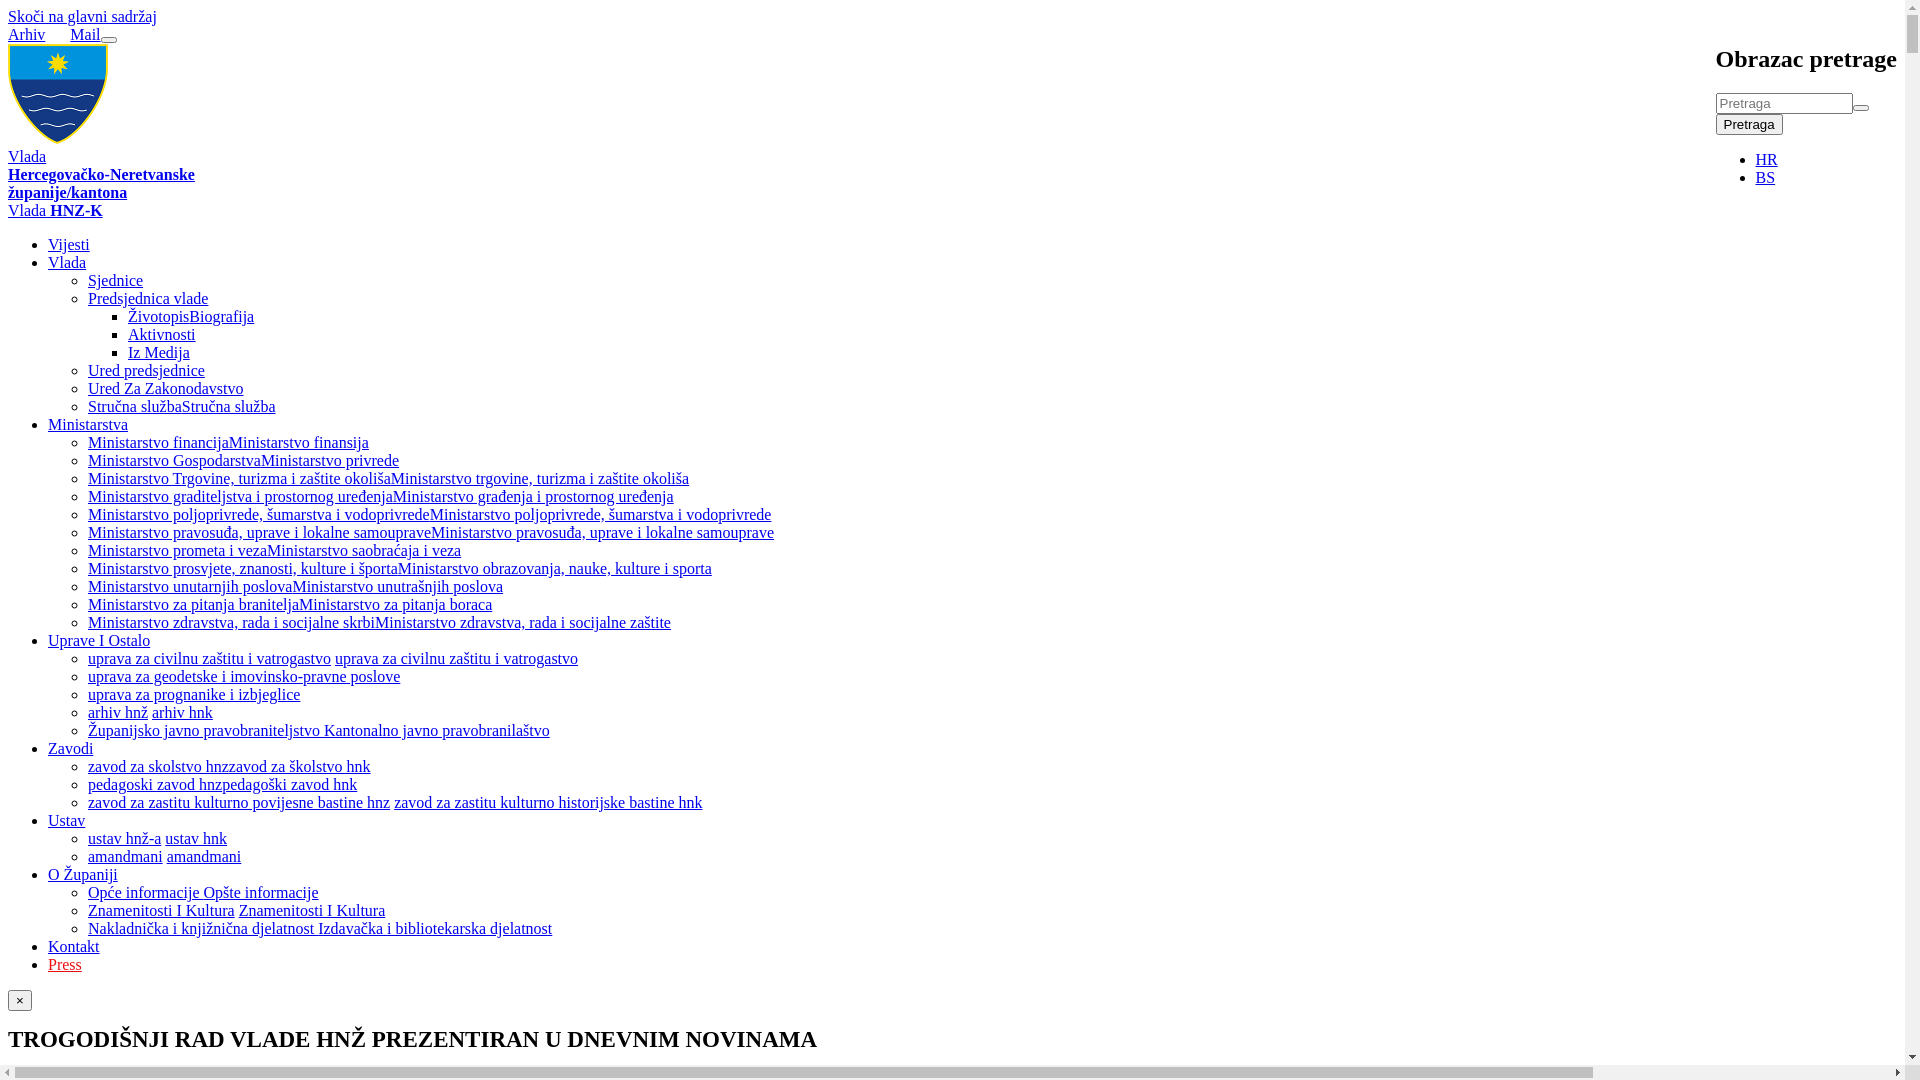 The width and height of the screenshot is (1920, 1080). What do you see at coordinates (177, 550) in the screenshot?
I see `'Ministarstvo prometa i veza'` at bounding box center [177, 550].